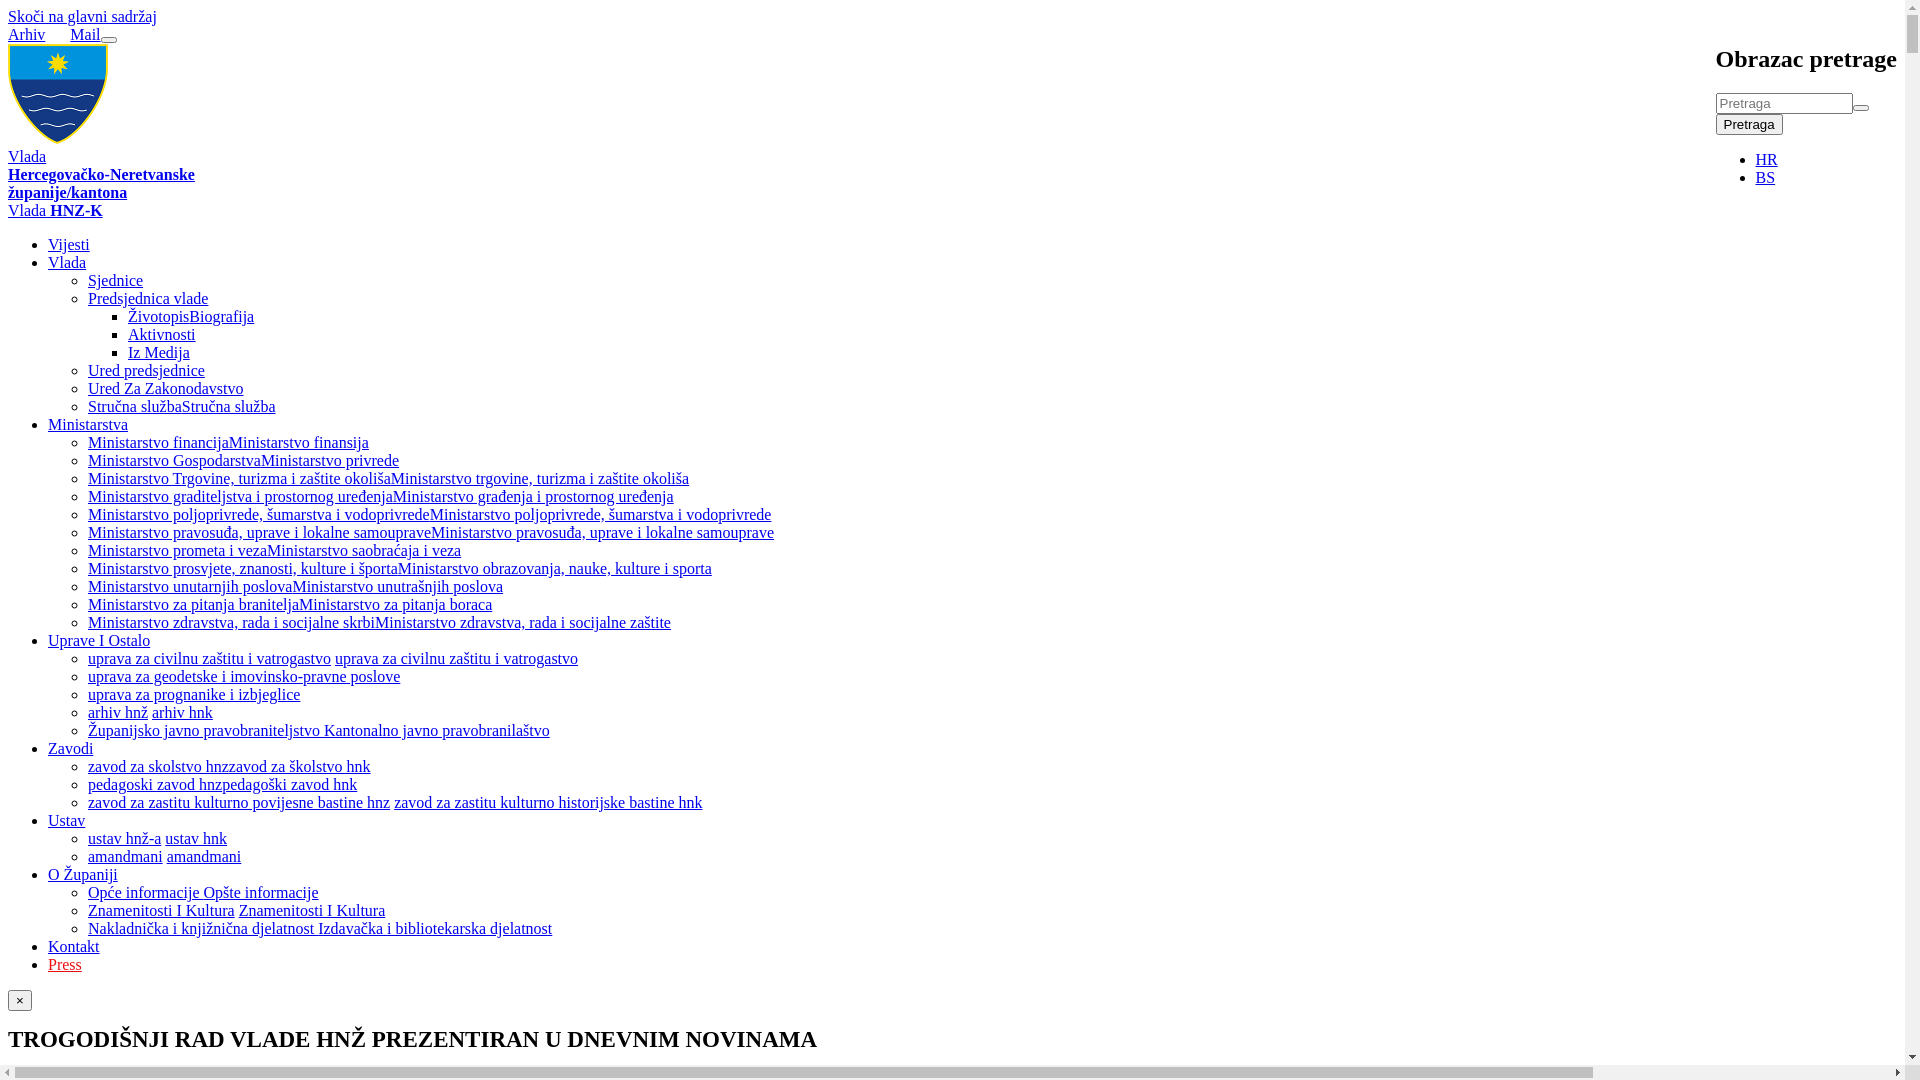 The width and height of the screenshot is (1920, 1080). What do you see at coordinates (177, 550) in the screenshot?
I see `'Ministarstvo prometa i veza'` at bounding box center [177, 550].